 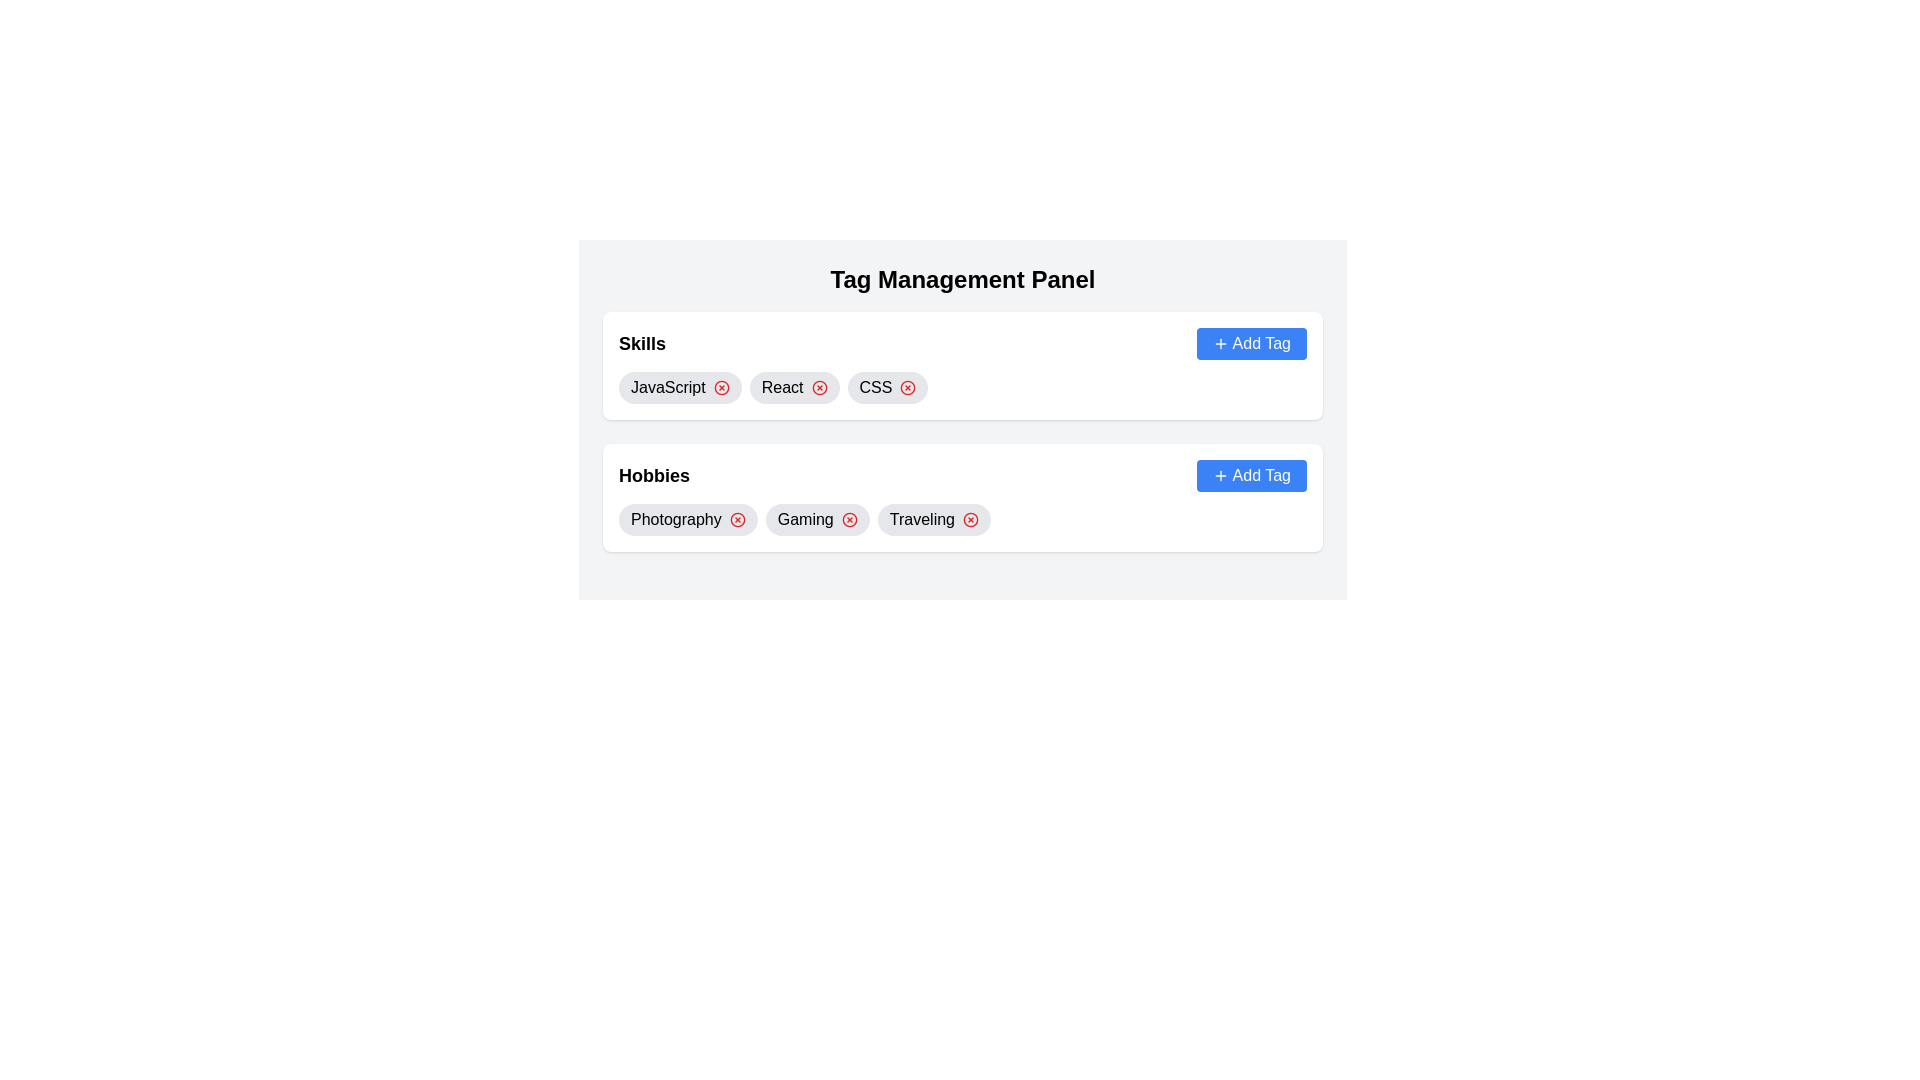 What do you see at coordinates (907, 388) in the screenshot?
I see `the red circular close button with a white 'X' symbol, located at the right end of the 'CSS' tag within the 'Skills' category in the 'Tag Management Panel' to change its visual style` at bounding box center [907, 388].